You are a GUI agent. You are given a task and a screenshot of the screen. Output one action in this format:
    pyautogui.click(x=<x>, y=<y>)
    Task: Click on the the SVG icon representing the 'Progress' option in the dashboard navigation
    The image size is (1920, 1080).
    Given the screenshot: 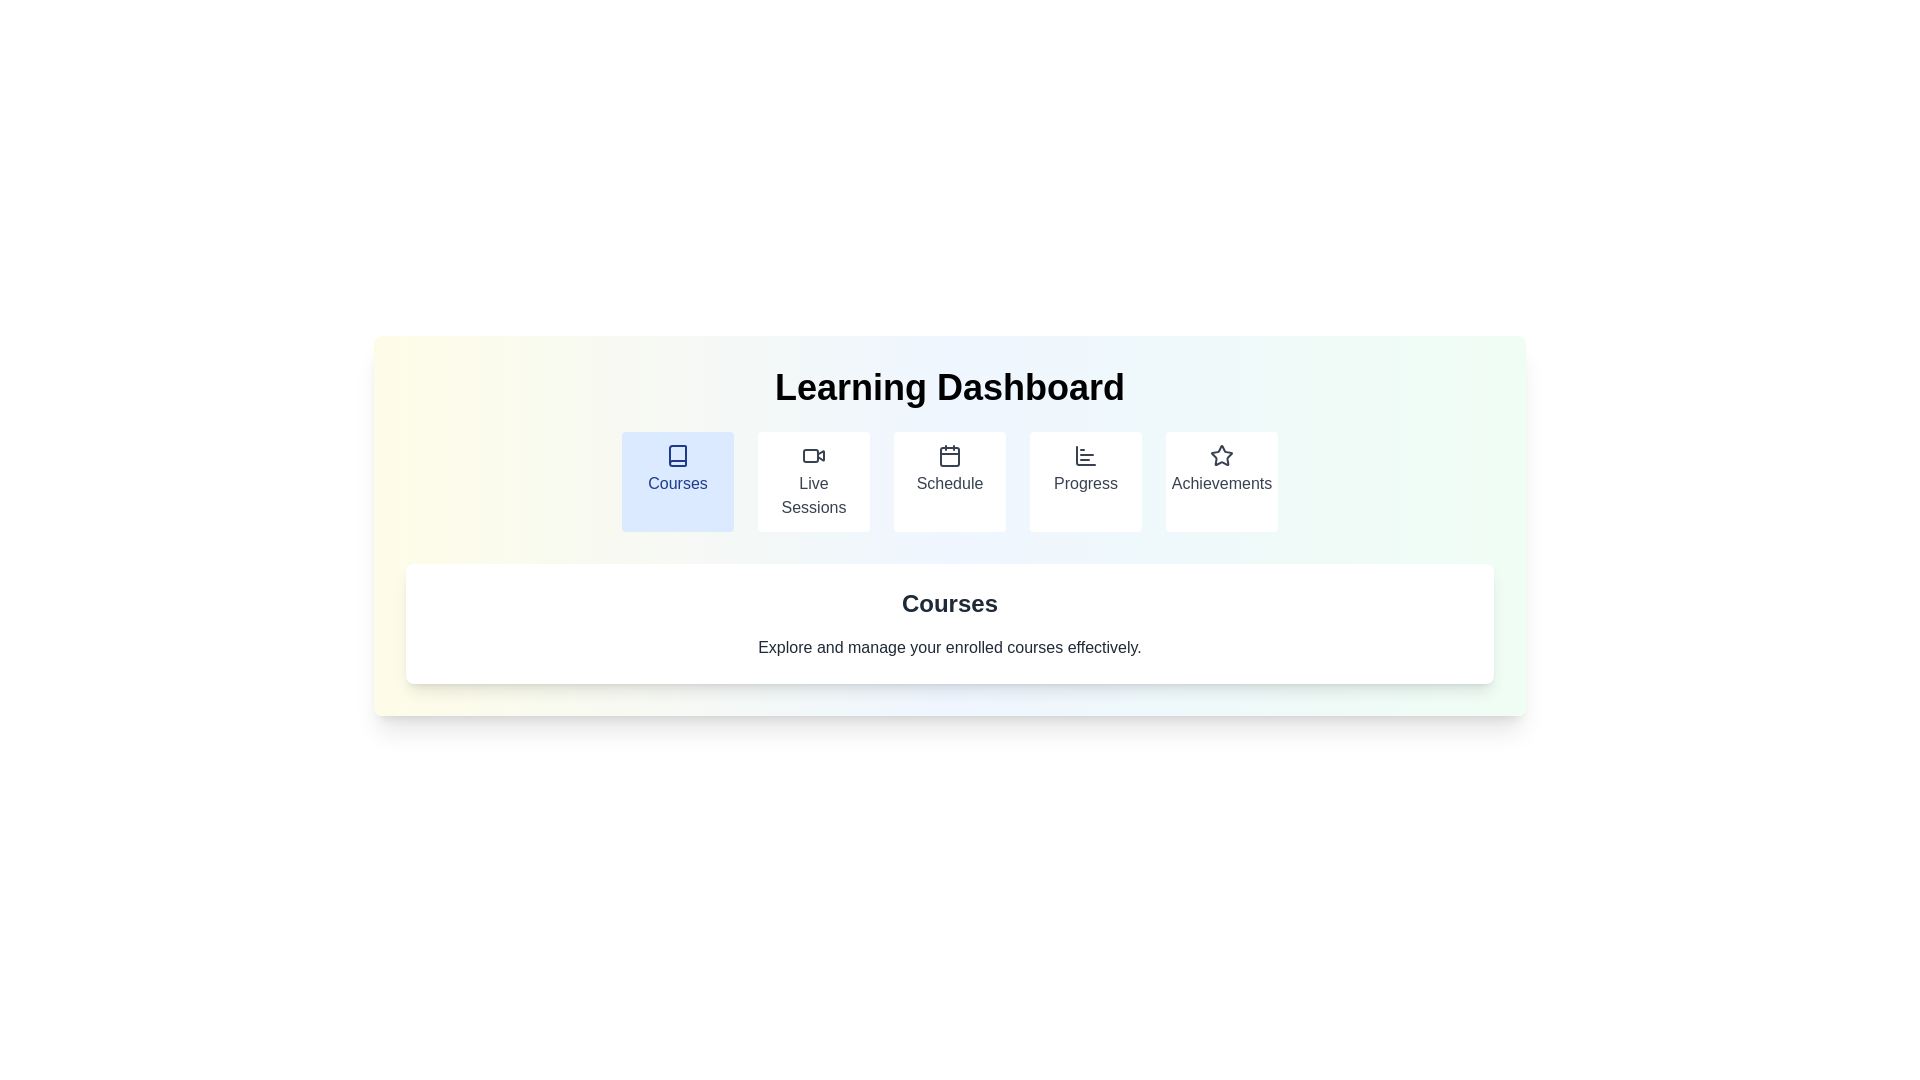 What is the action you would take?
    pyautogui.click(x=1084, y=455)
    